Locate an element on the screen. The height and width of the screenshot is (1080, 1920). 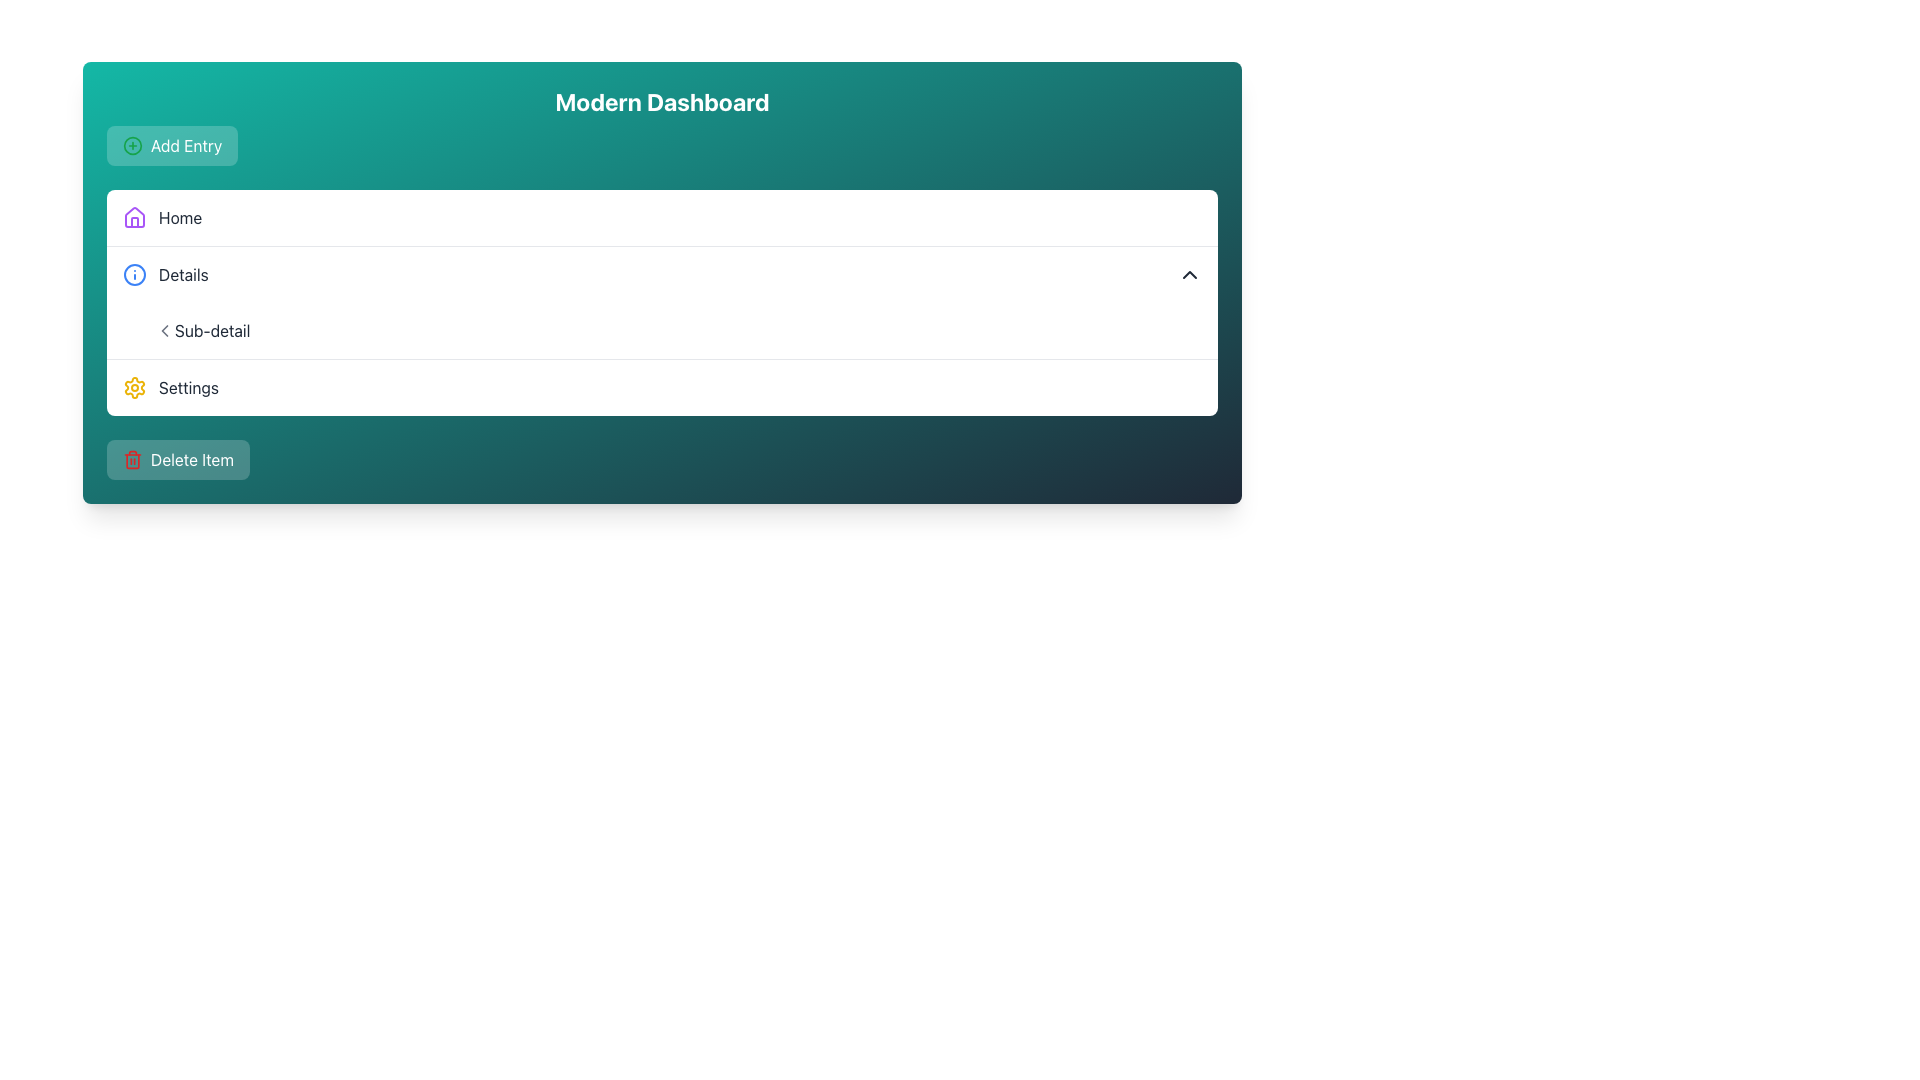
the interactive icon located to the left of the 'Add Entry' button in the top-left corner of the dashboard interface to initiate the action of adding a new entry is located at coordinates (132, 145).